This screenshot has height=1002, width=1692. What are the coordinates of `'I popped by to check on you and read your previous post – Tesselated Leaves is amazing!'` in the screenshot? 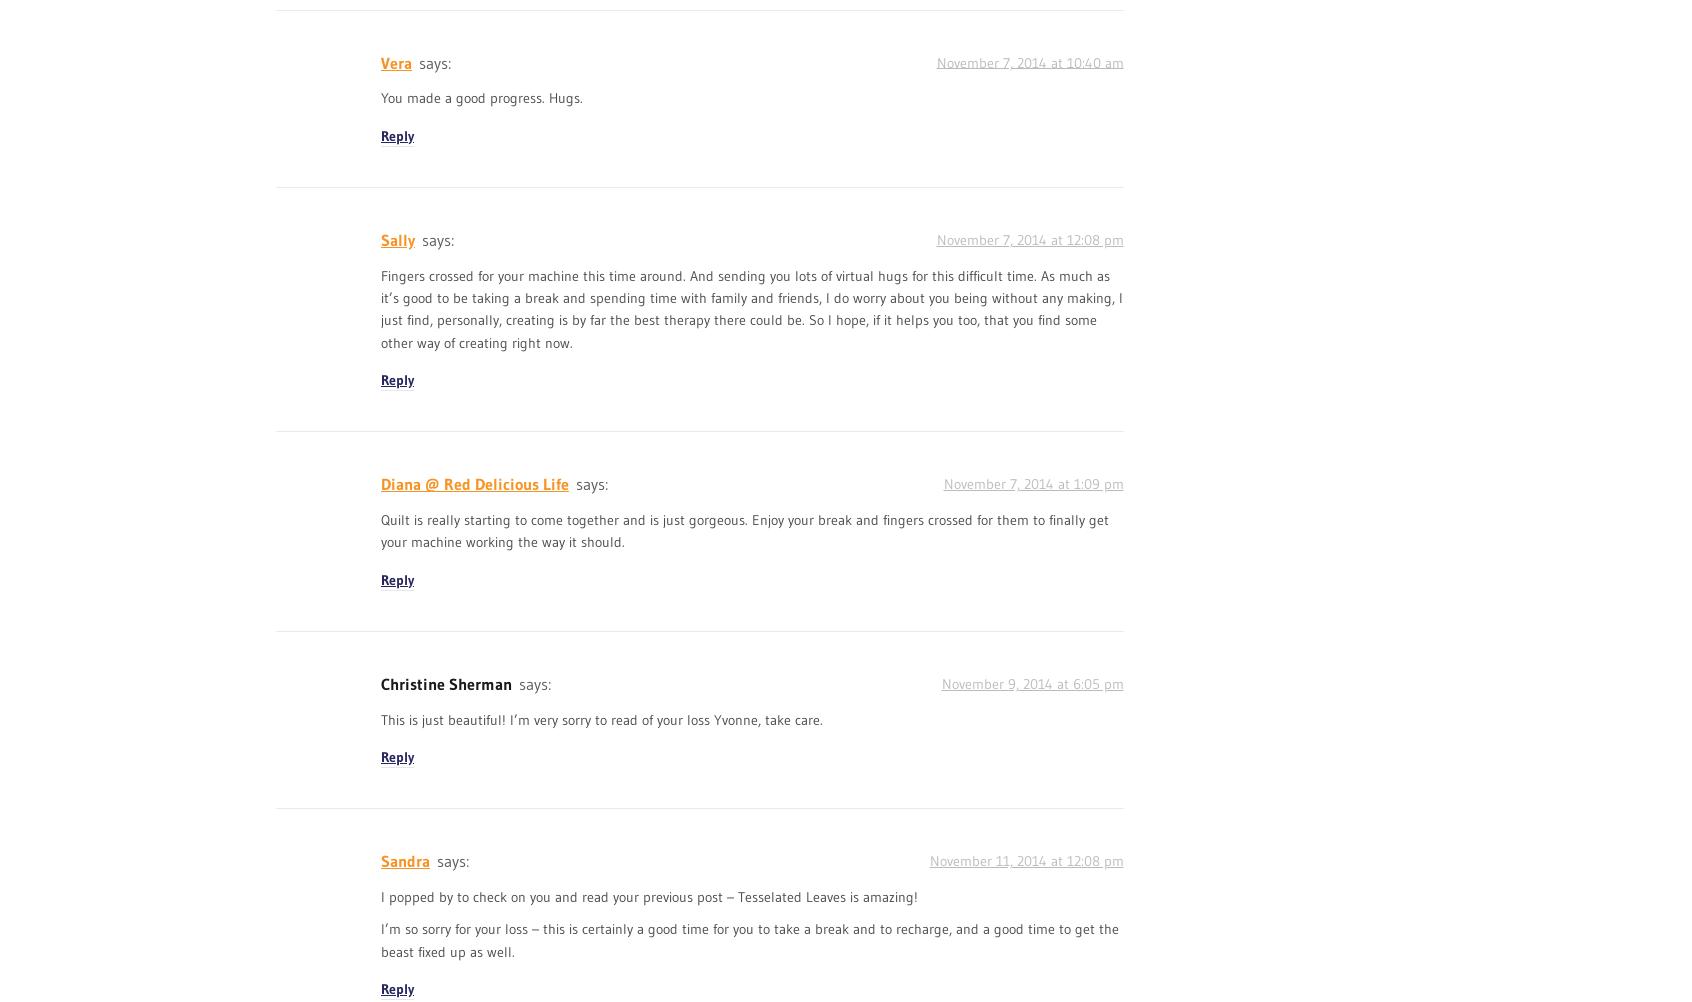 It's located at (649, 895).